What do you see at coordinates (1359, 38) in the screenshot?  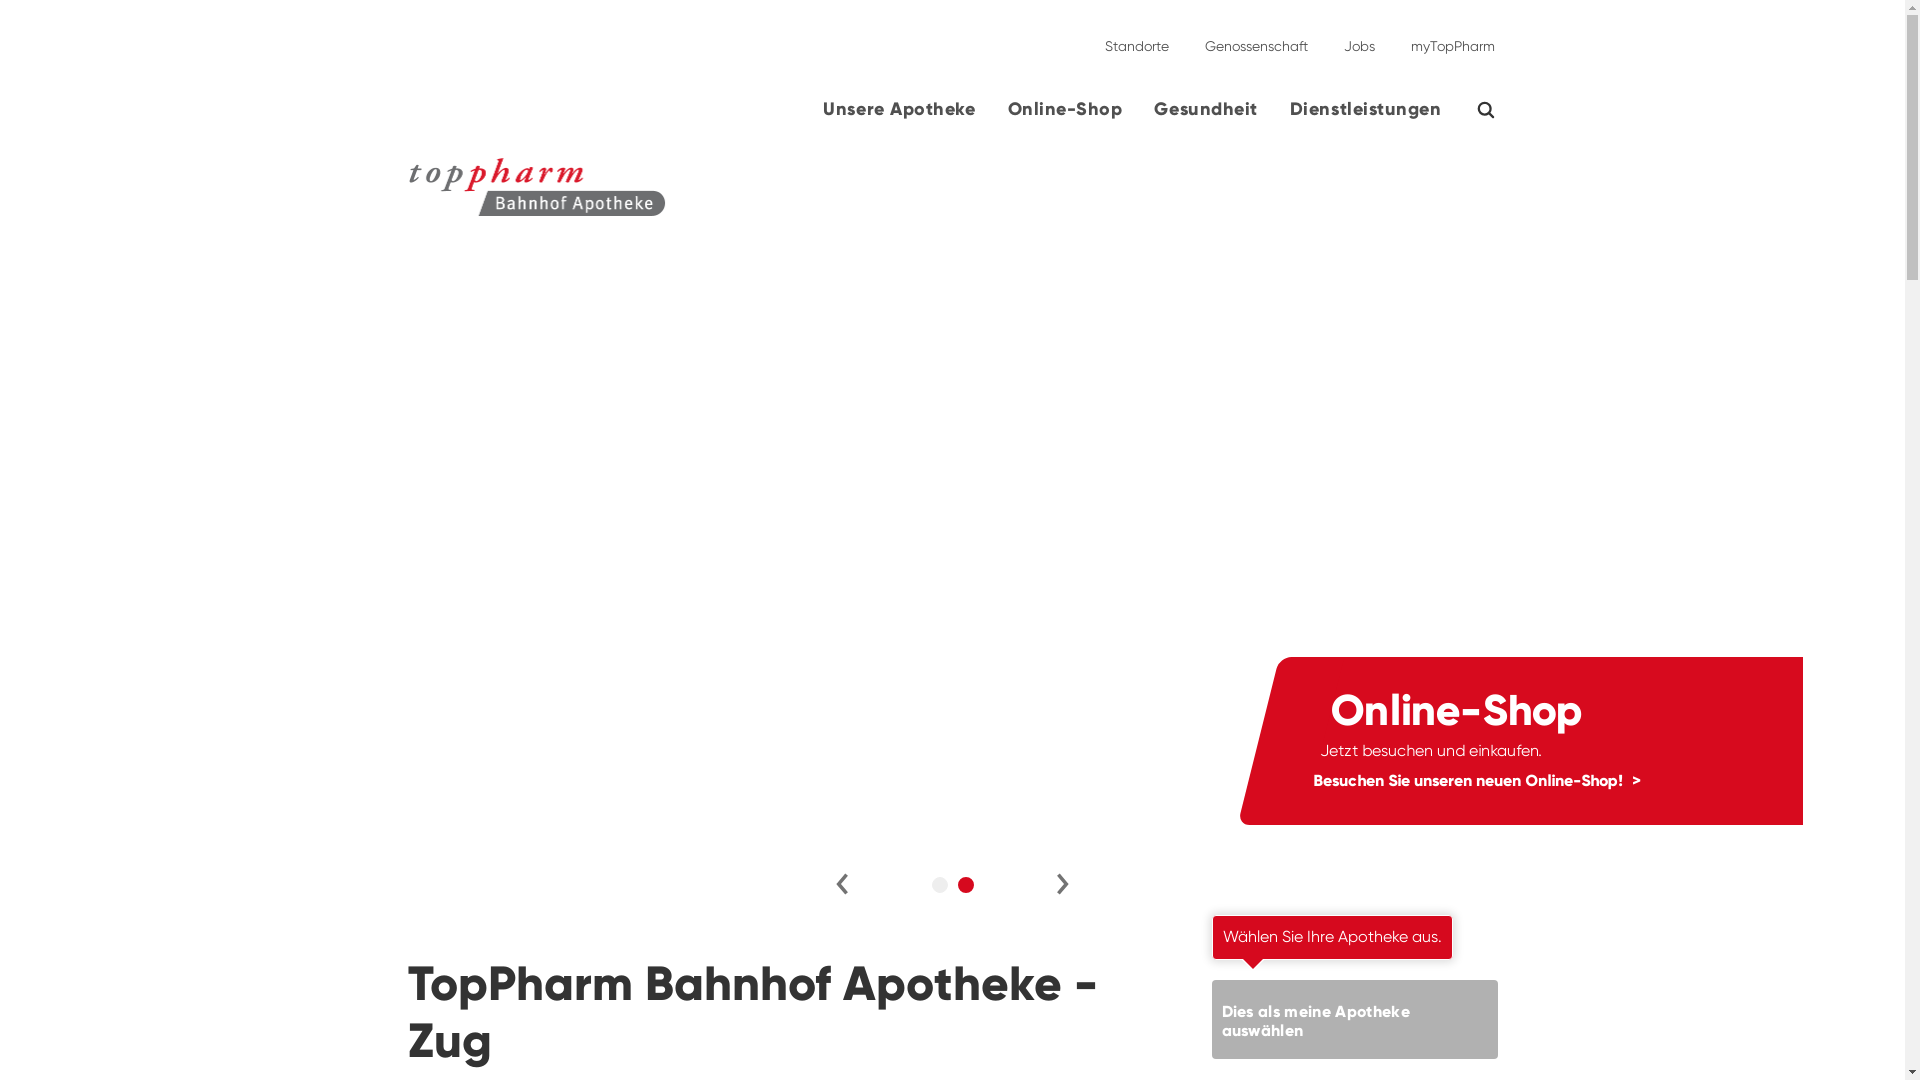 I see `'Jobs'` at bounding box center [1359, 38].